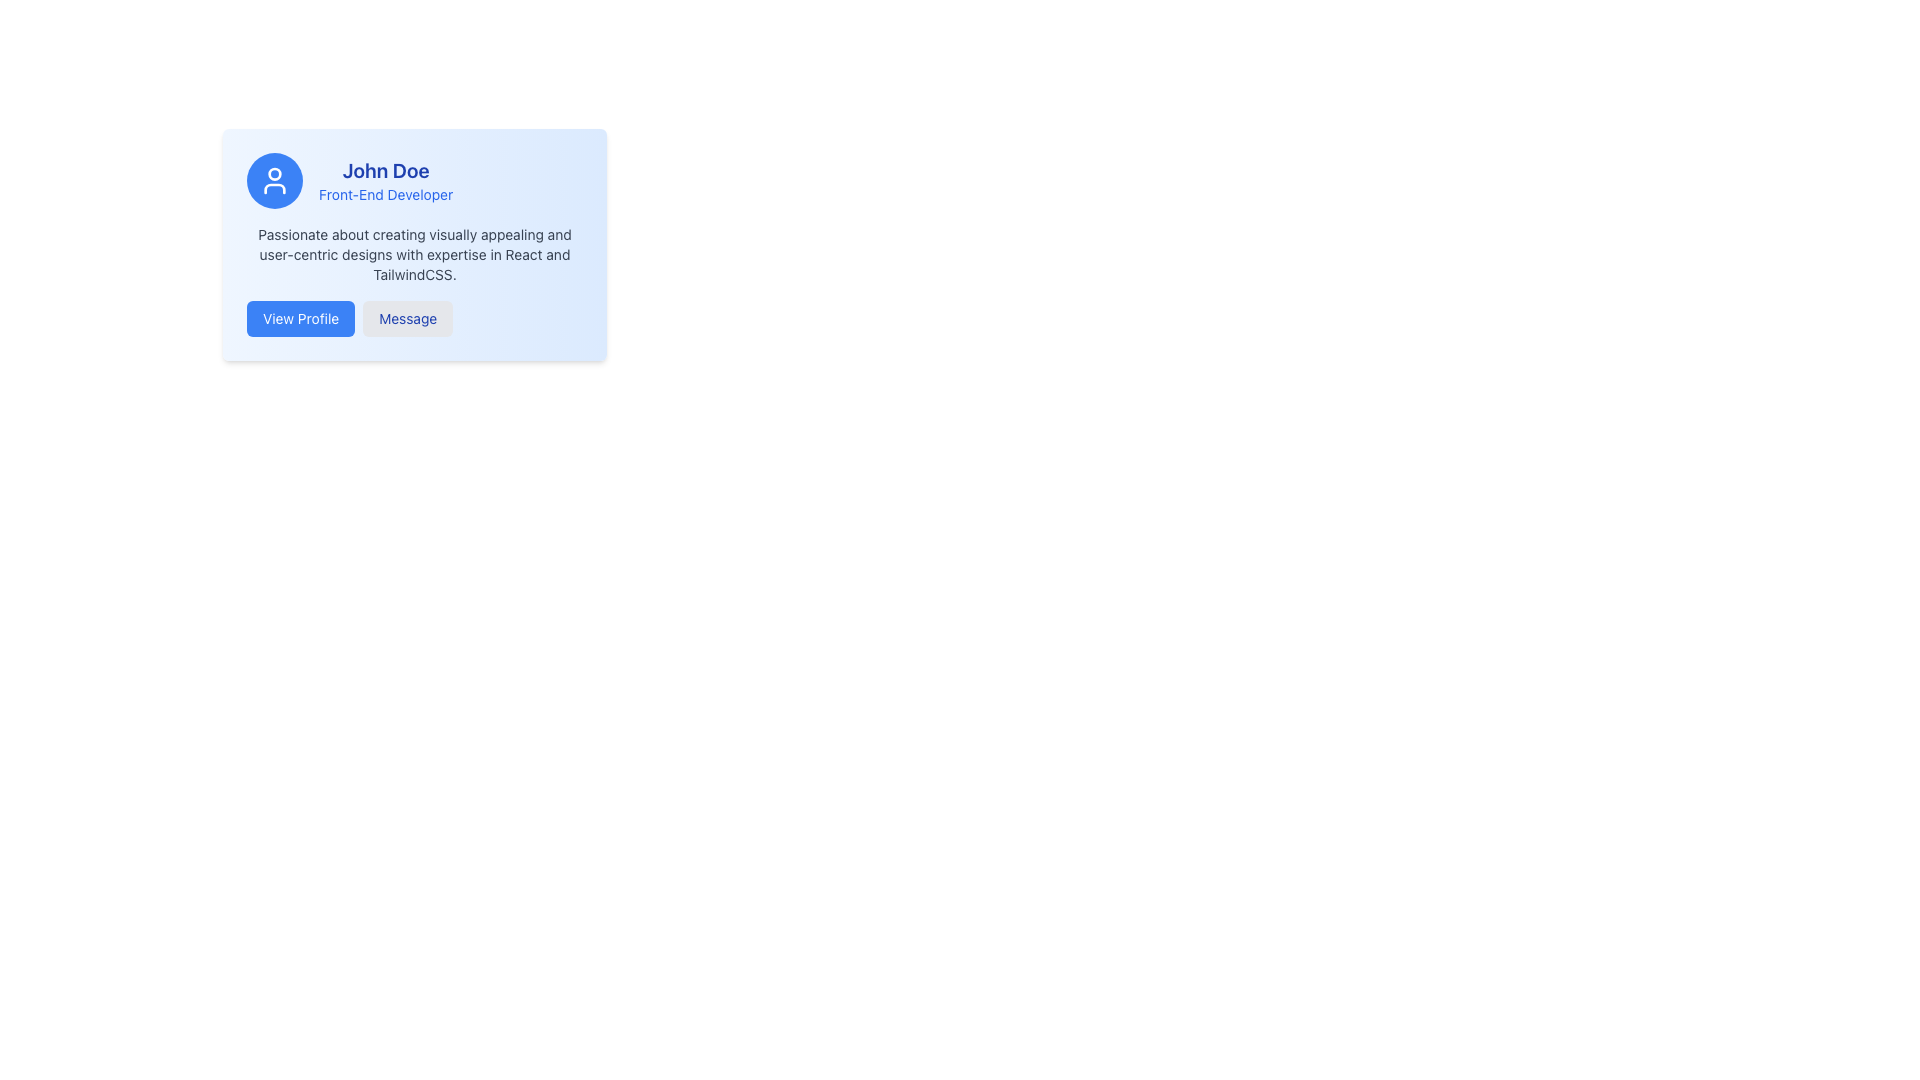 The image size is (1920, 1080). I want to click on the graphical icon component located in the bottom half of the profile icon by clicking on its center, so click(273, 189).